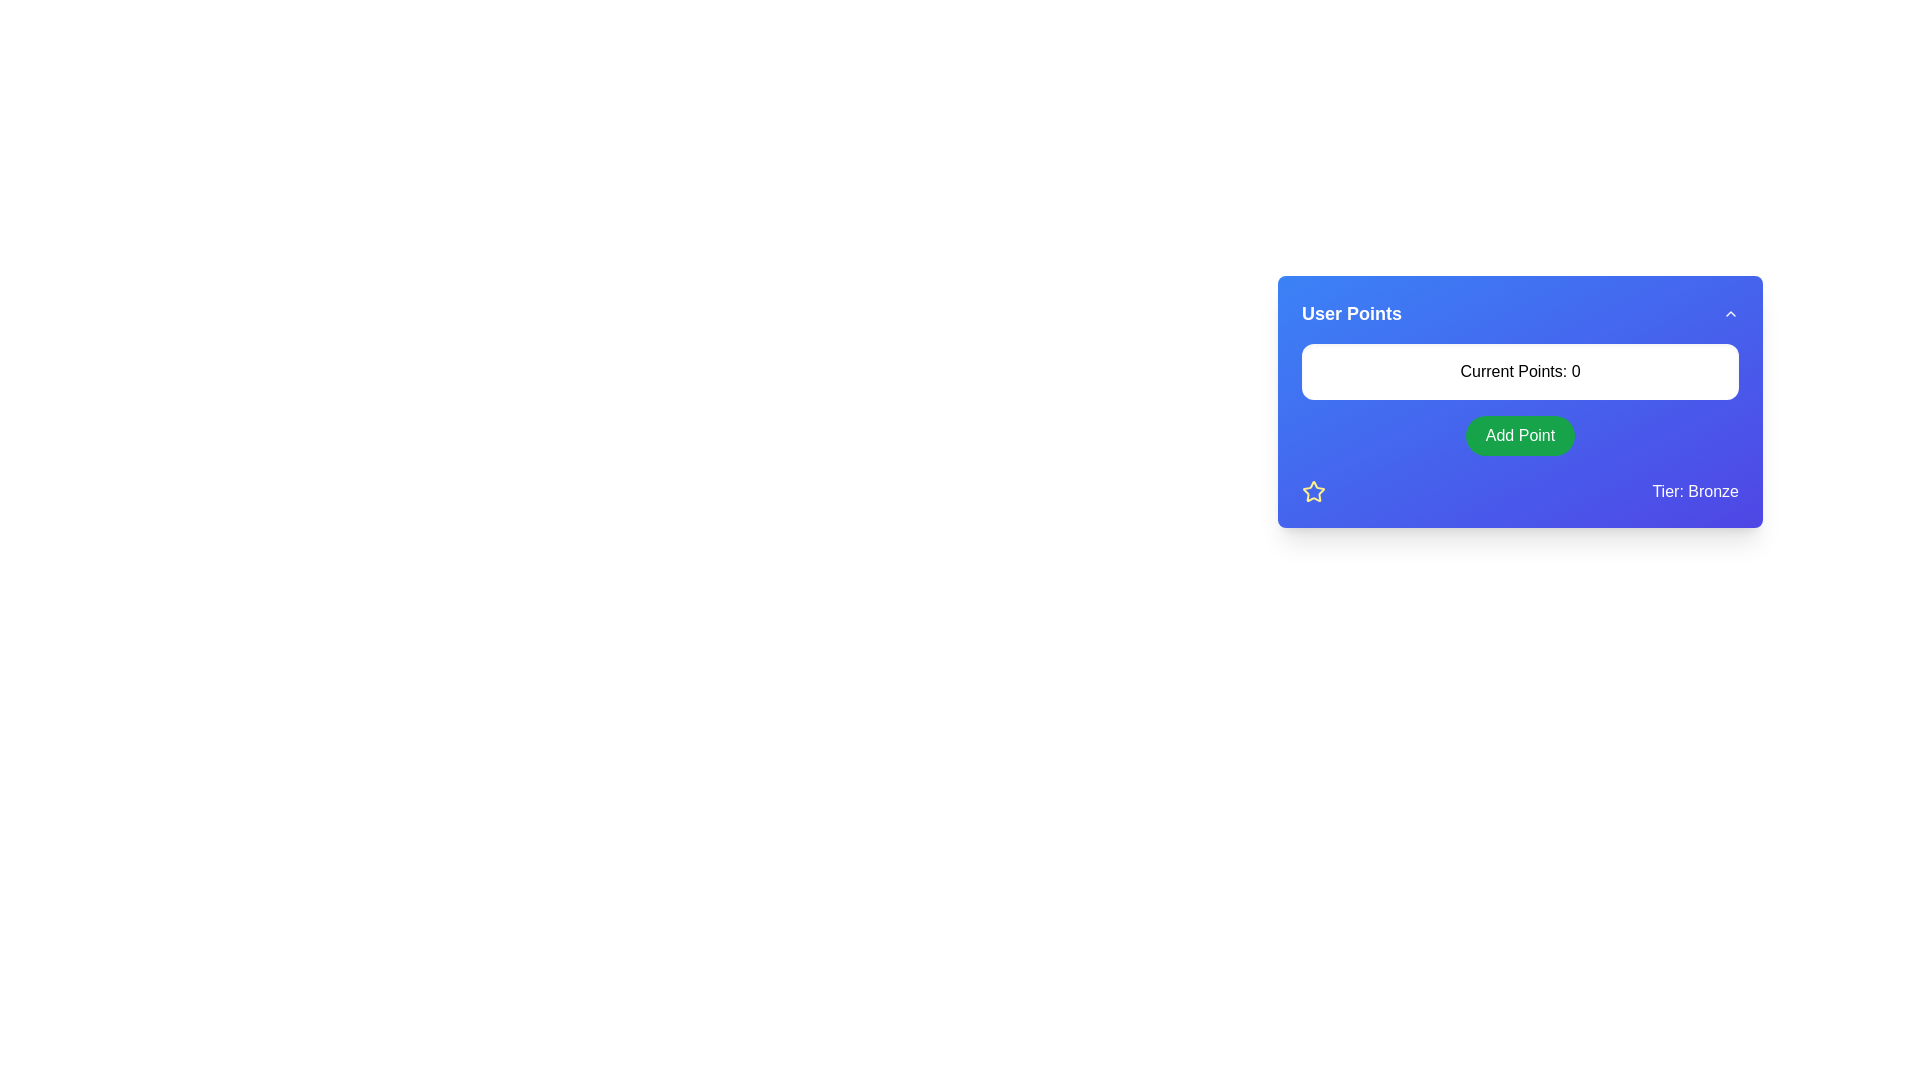  I want to click on the text label displaying 'Tier: Bronze', which is located at the bottom right corner of a blue card UI component, so click(1694, 492).